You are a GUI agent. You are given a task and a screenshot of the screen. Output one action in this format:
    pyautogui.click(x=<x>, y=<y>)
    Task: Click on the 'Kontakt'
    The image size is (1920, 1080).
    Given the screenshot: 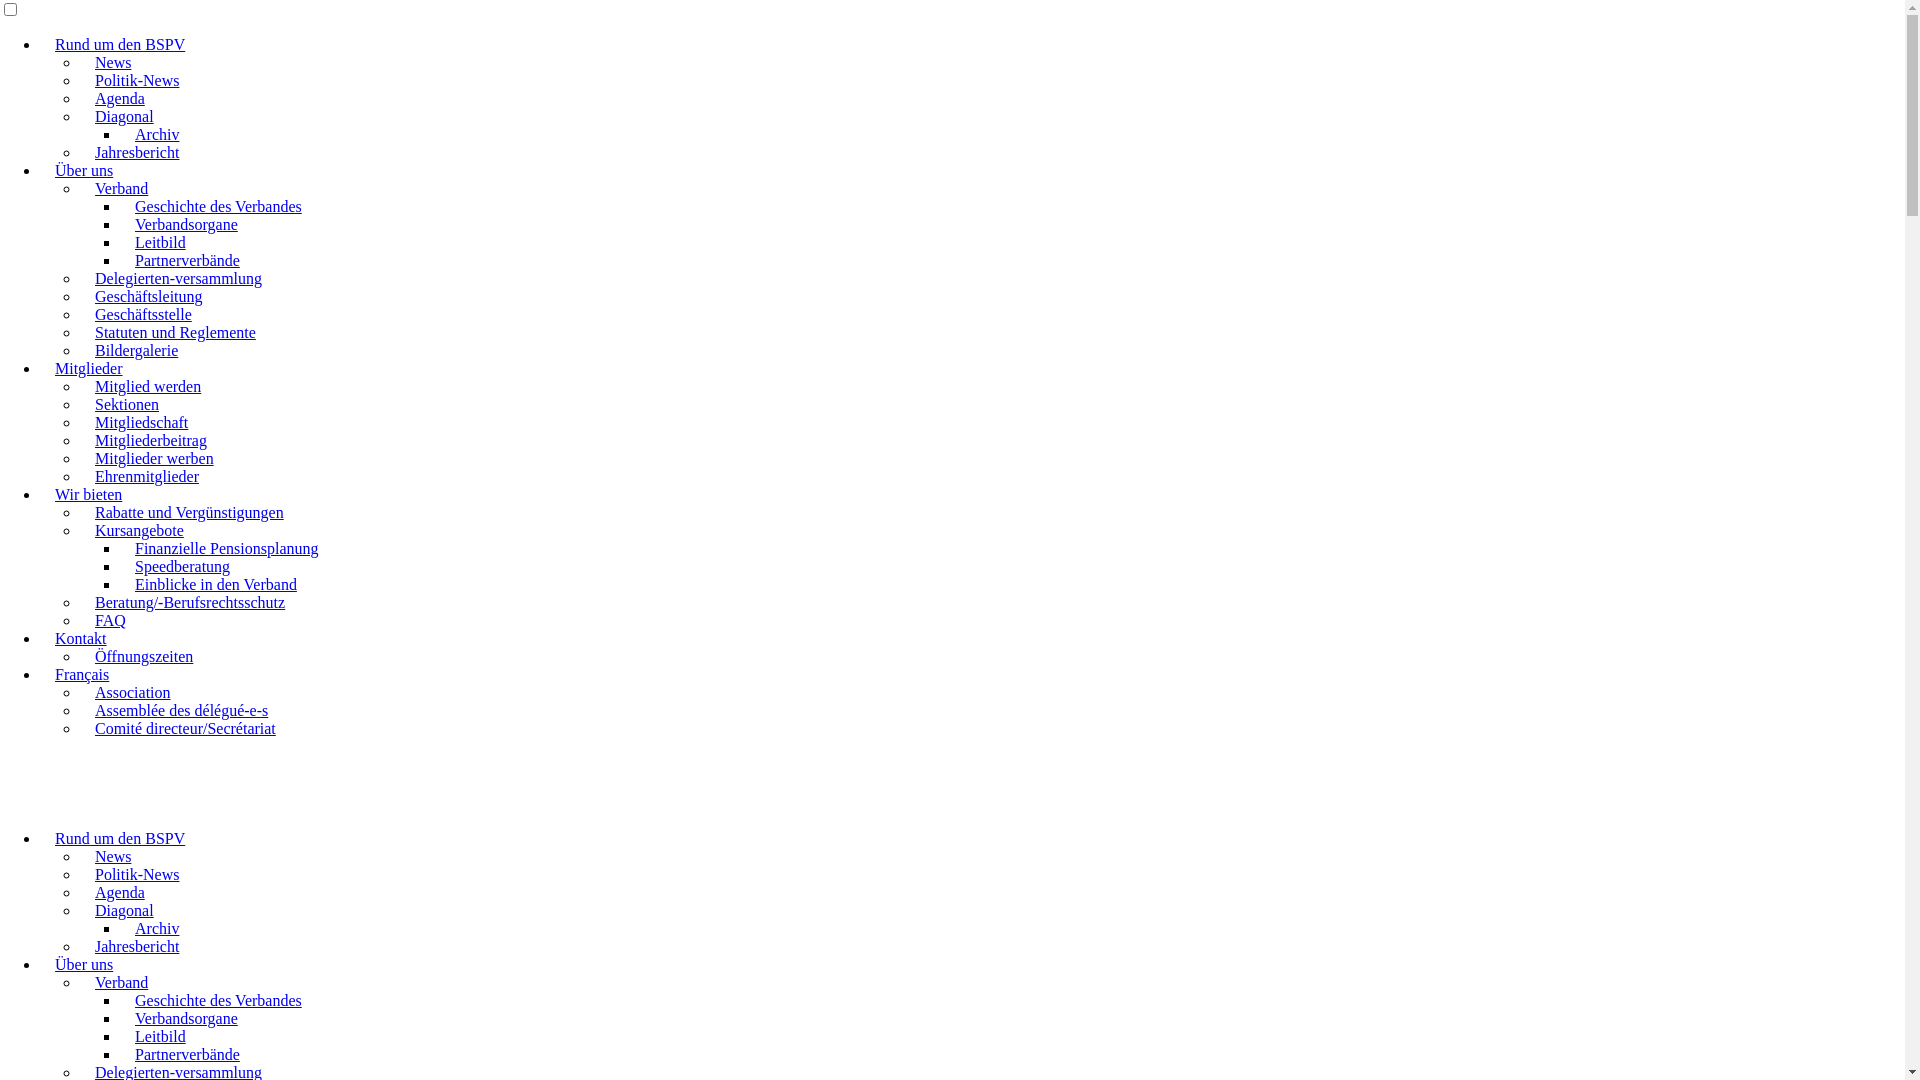 What is the action you would take?
    pyautogui.click(x=80, y=638)
    